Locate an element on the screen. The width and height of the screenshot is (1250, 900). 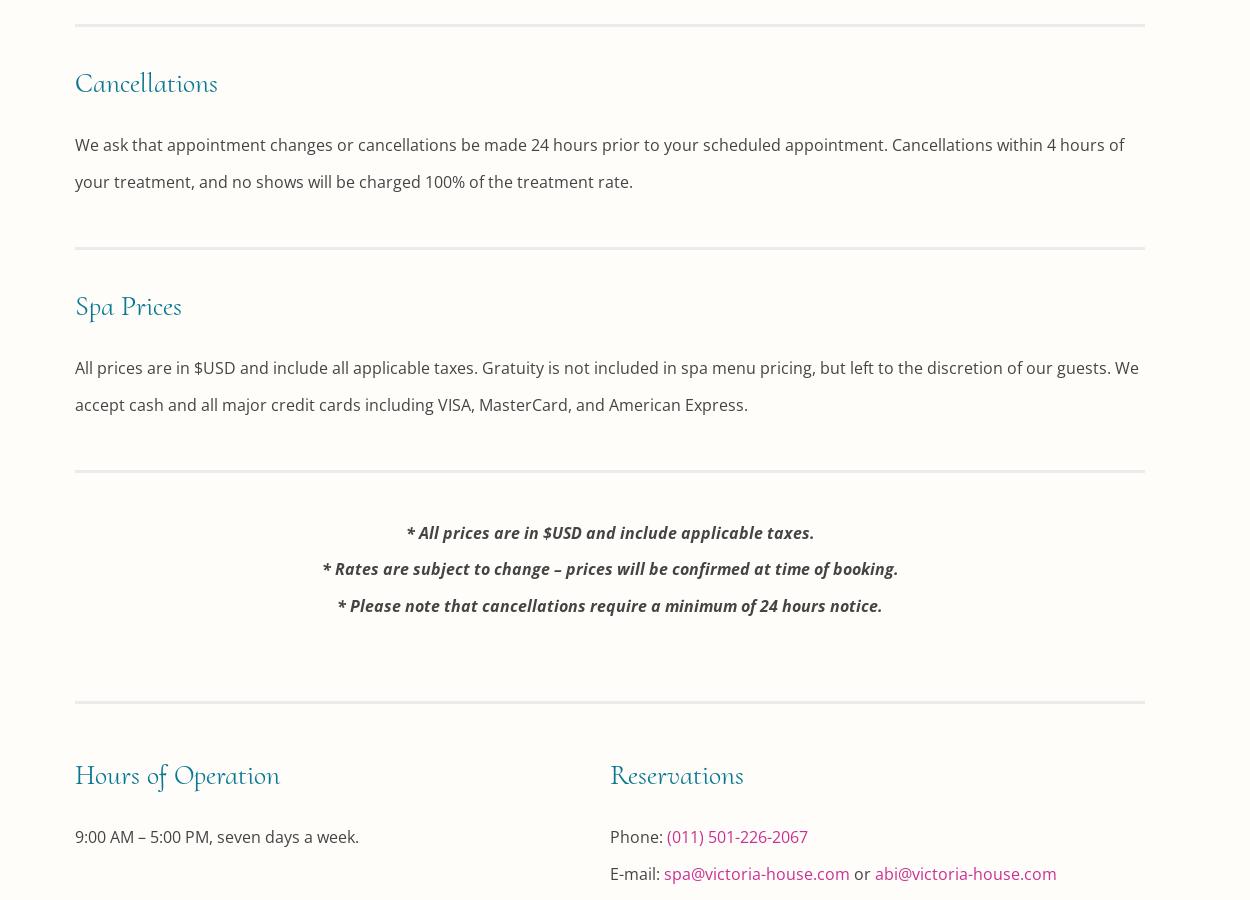
'* Please note that cancellations require a minimum of 24 hours notice.' is located at coordinates (609, 605).